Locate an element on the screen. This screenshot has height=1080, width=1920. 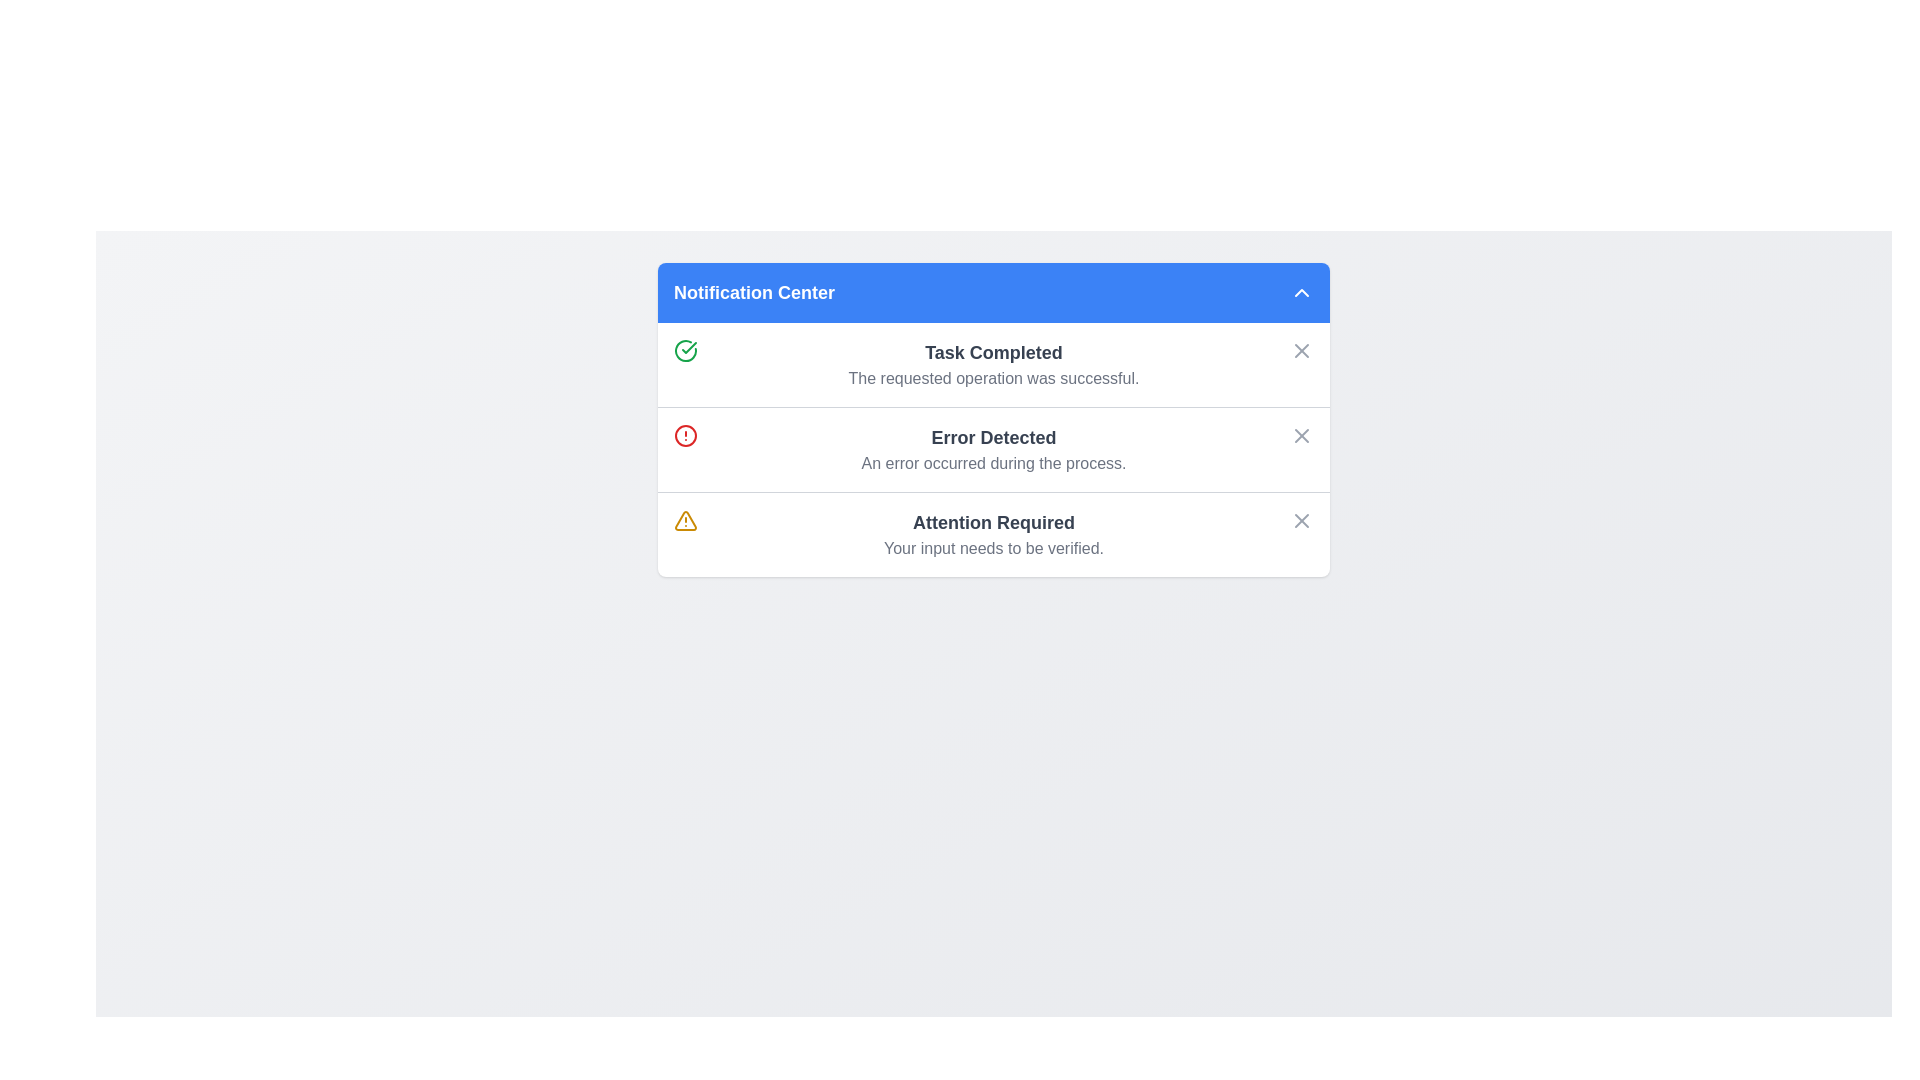
the Close button located in the top-right corner of the 'Error Detected' notification is located at coordinates (1301, 434).